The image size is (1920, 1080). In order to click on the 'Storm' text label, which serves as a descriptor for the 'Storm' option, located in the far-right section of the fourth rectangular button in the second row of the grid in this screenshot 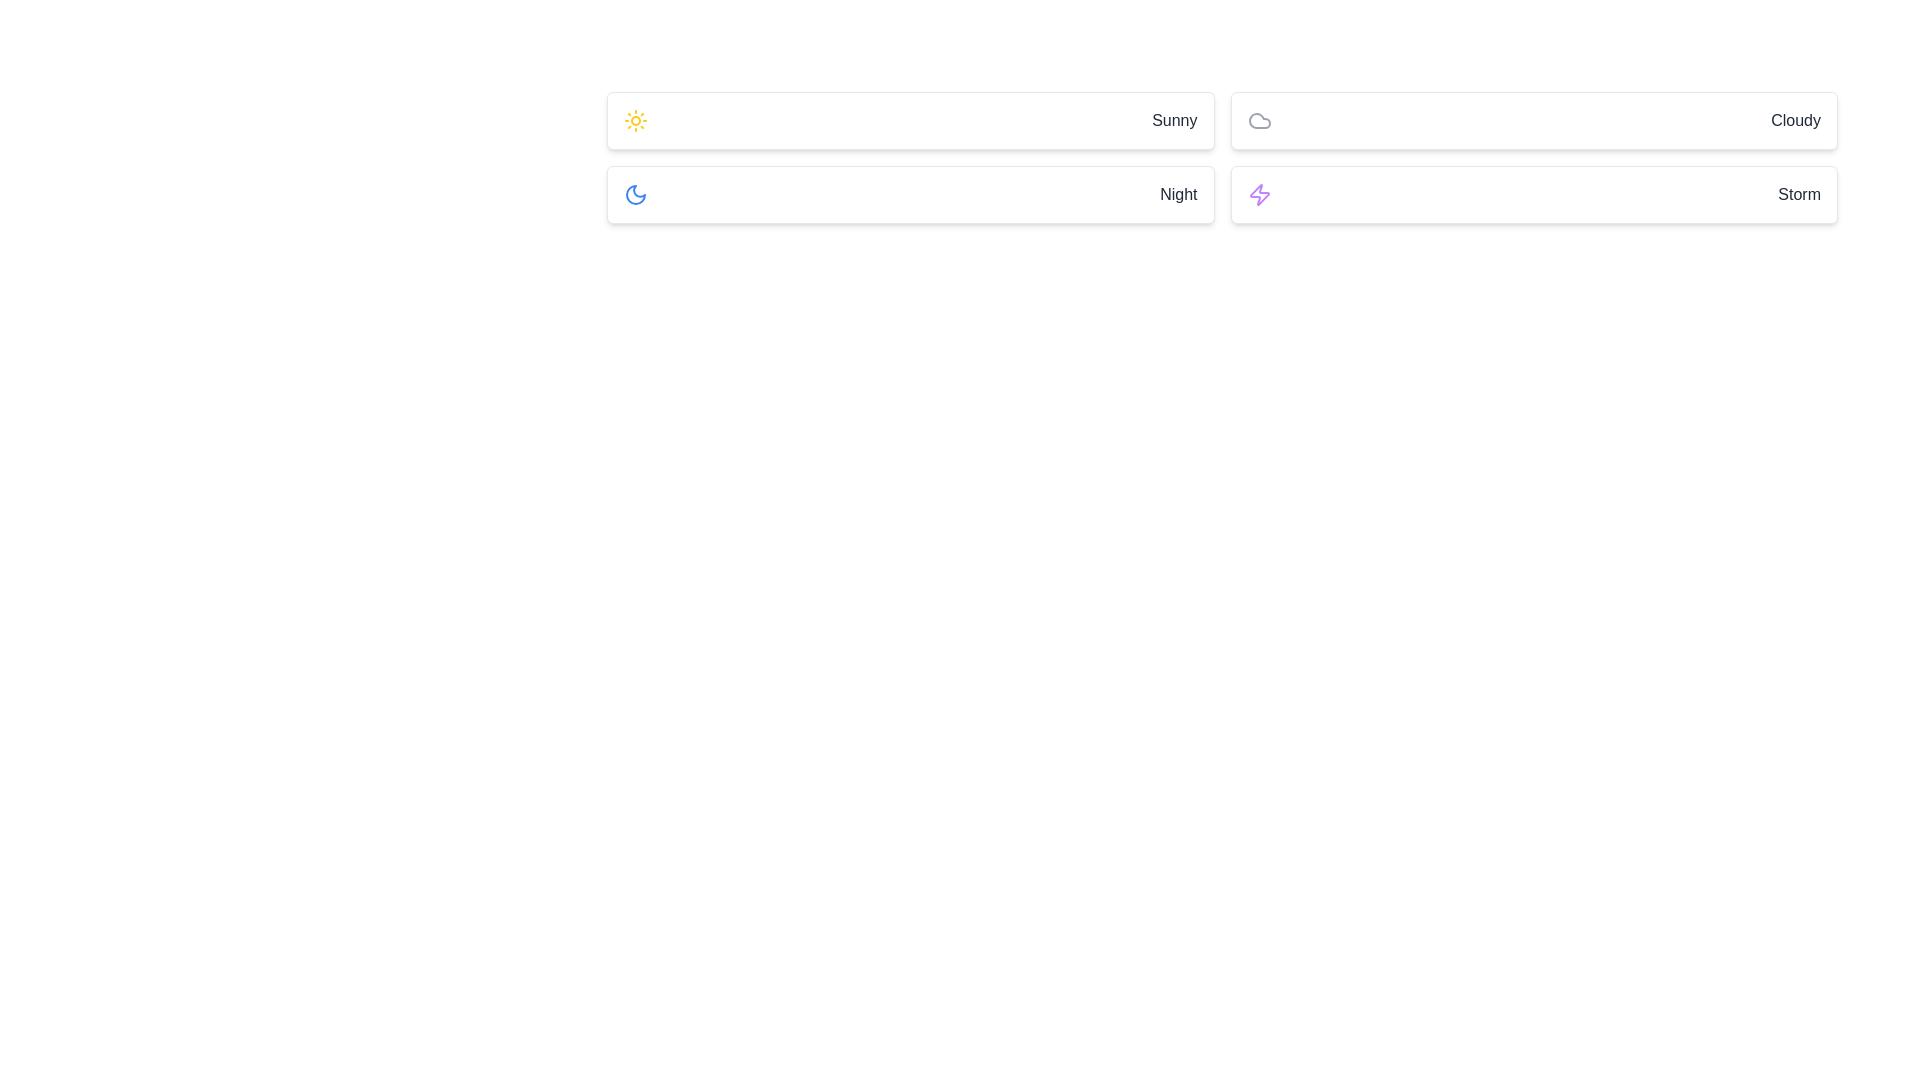, I will do `click(1799, 195)`.